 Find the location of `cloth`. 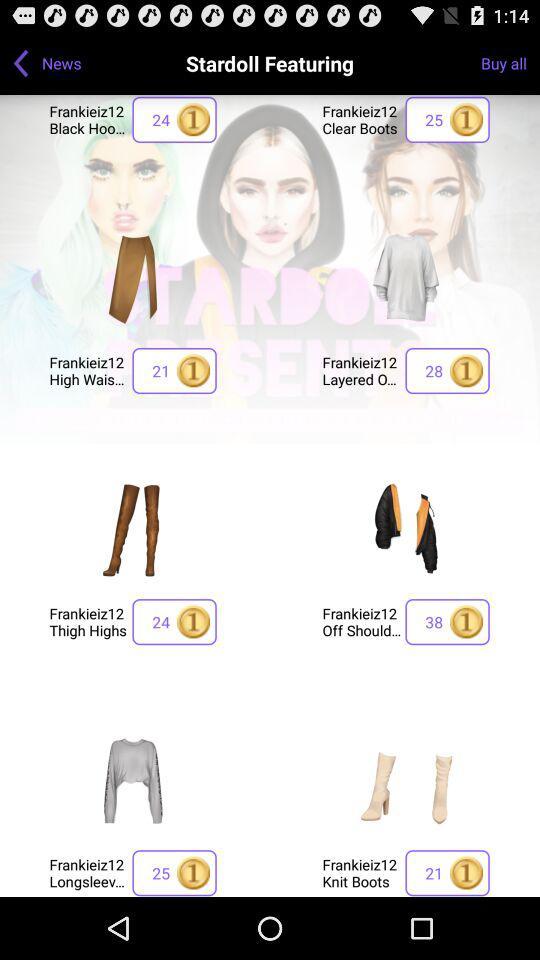

cloth is located at coordinates (405, 528).